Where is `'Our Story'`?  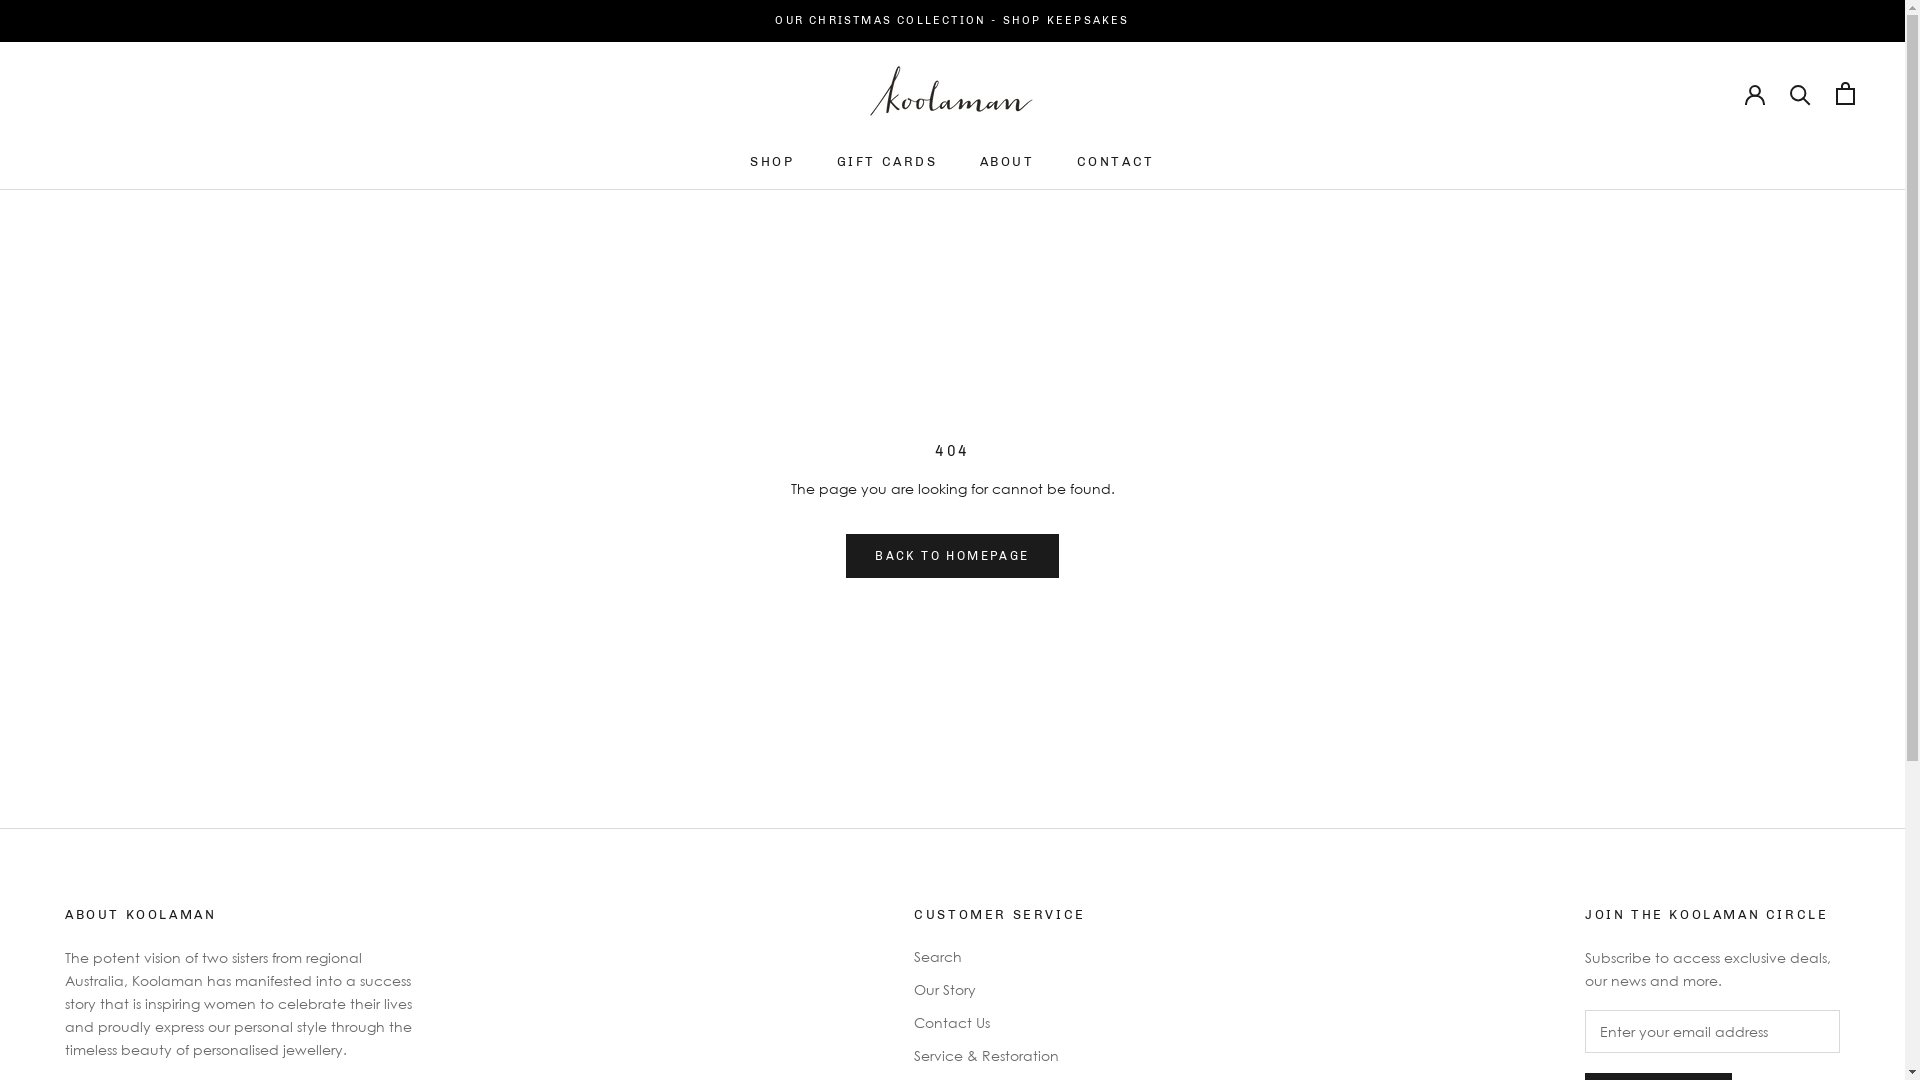 'Our Story' is located at coordinates (999, 988).